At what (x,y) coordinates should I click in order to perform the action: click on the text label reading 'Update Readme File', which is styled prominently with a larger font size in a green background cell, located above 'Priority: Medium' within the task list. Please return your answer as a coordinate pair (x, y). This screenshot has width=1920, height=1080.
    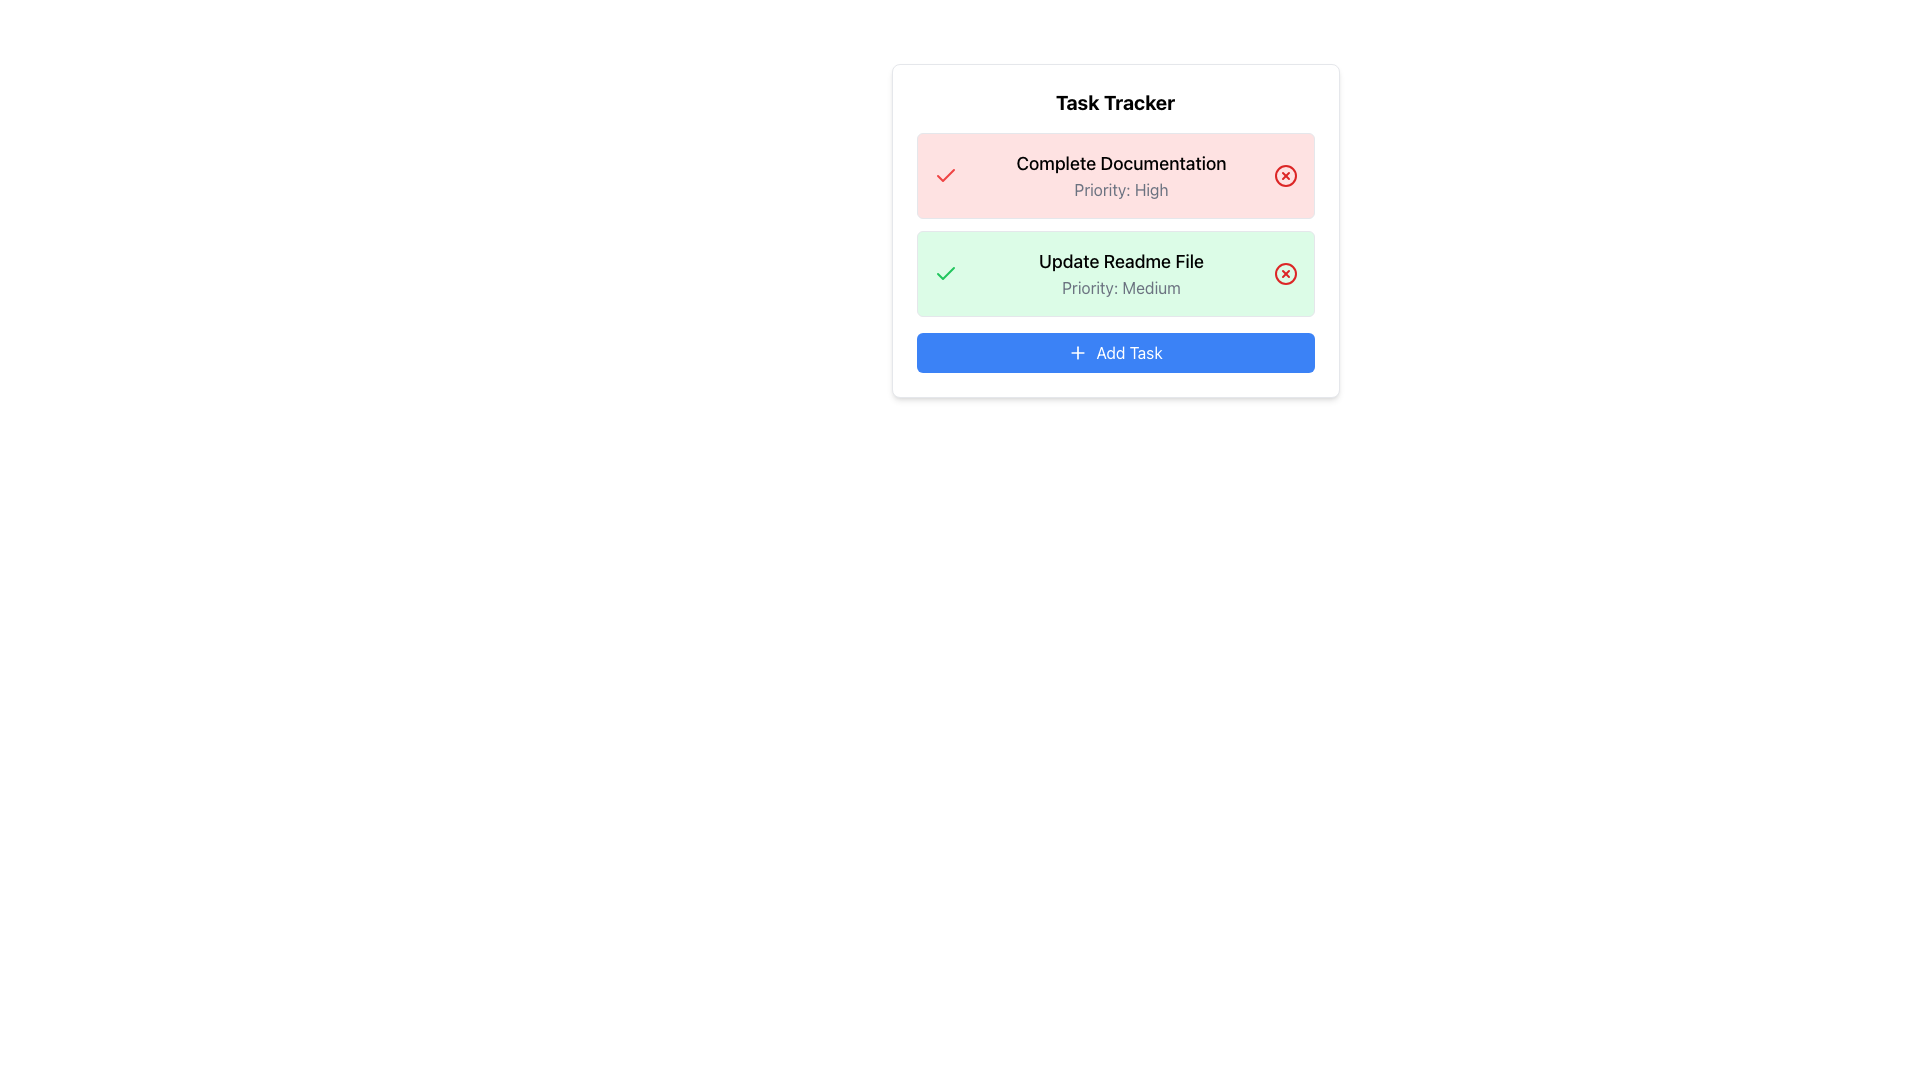
    Looking at the image, I should click on (1121, 261).